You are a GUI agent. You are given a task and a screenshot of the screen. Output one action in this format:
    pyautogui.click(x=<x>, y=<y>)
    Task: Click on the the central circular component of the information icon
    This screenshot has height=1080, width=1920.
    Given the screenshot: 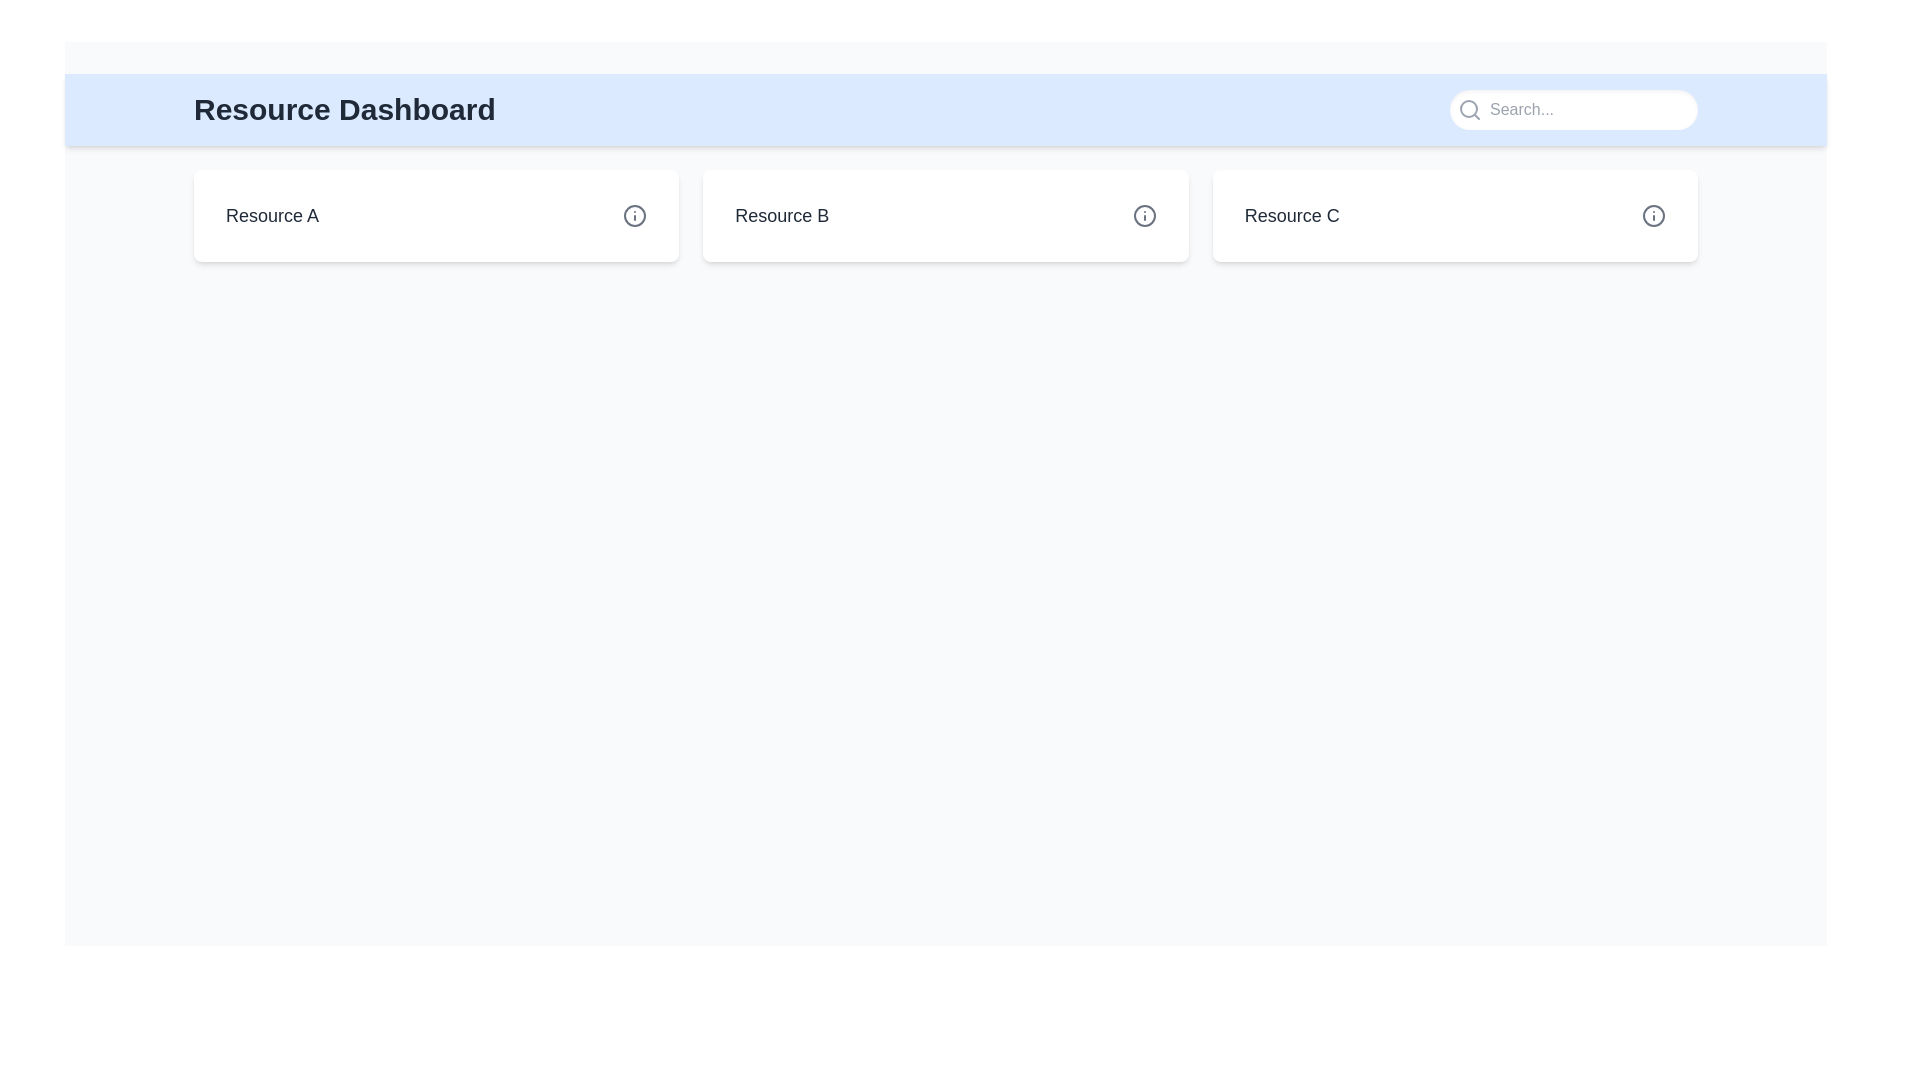 What is the action you would take?
    pyautogui.click(x=1654, y=216)
    